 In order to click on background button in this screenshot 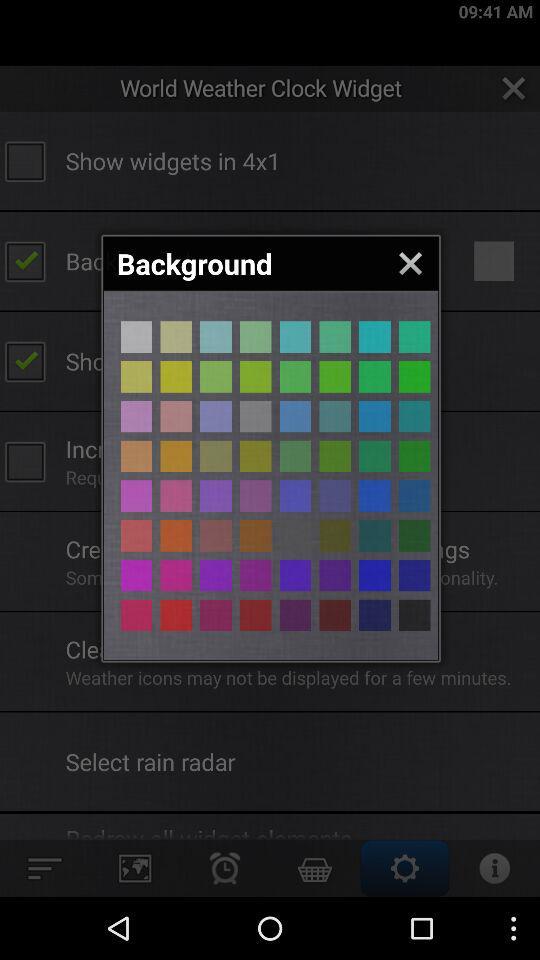, I will do `click(335, 495)`.